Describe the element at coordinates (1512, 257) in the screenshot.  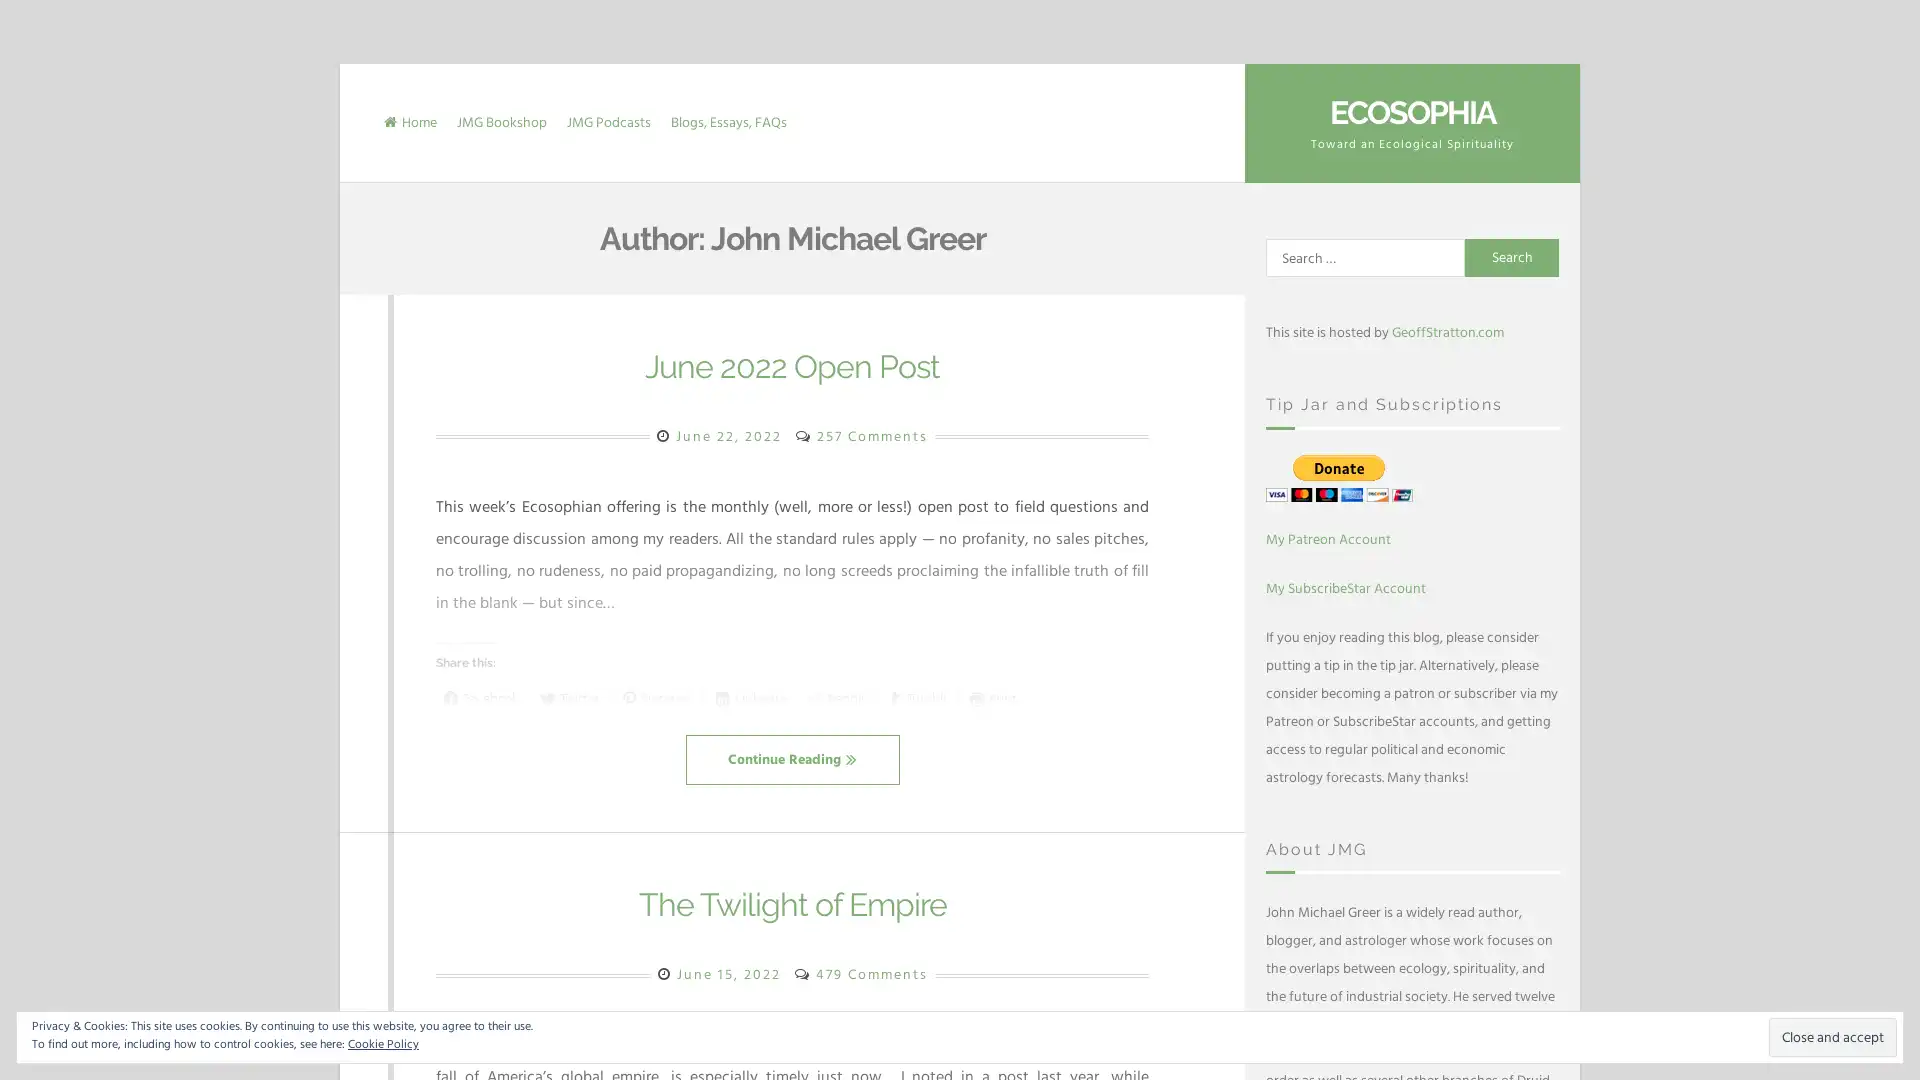
I see `Search` at that location.